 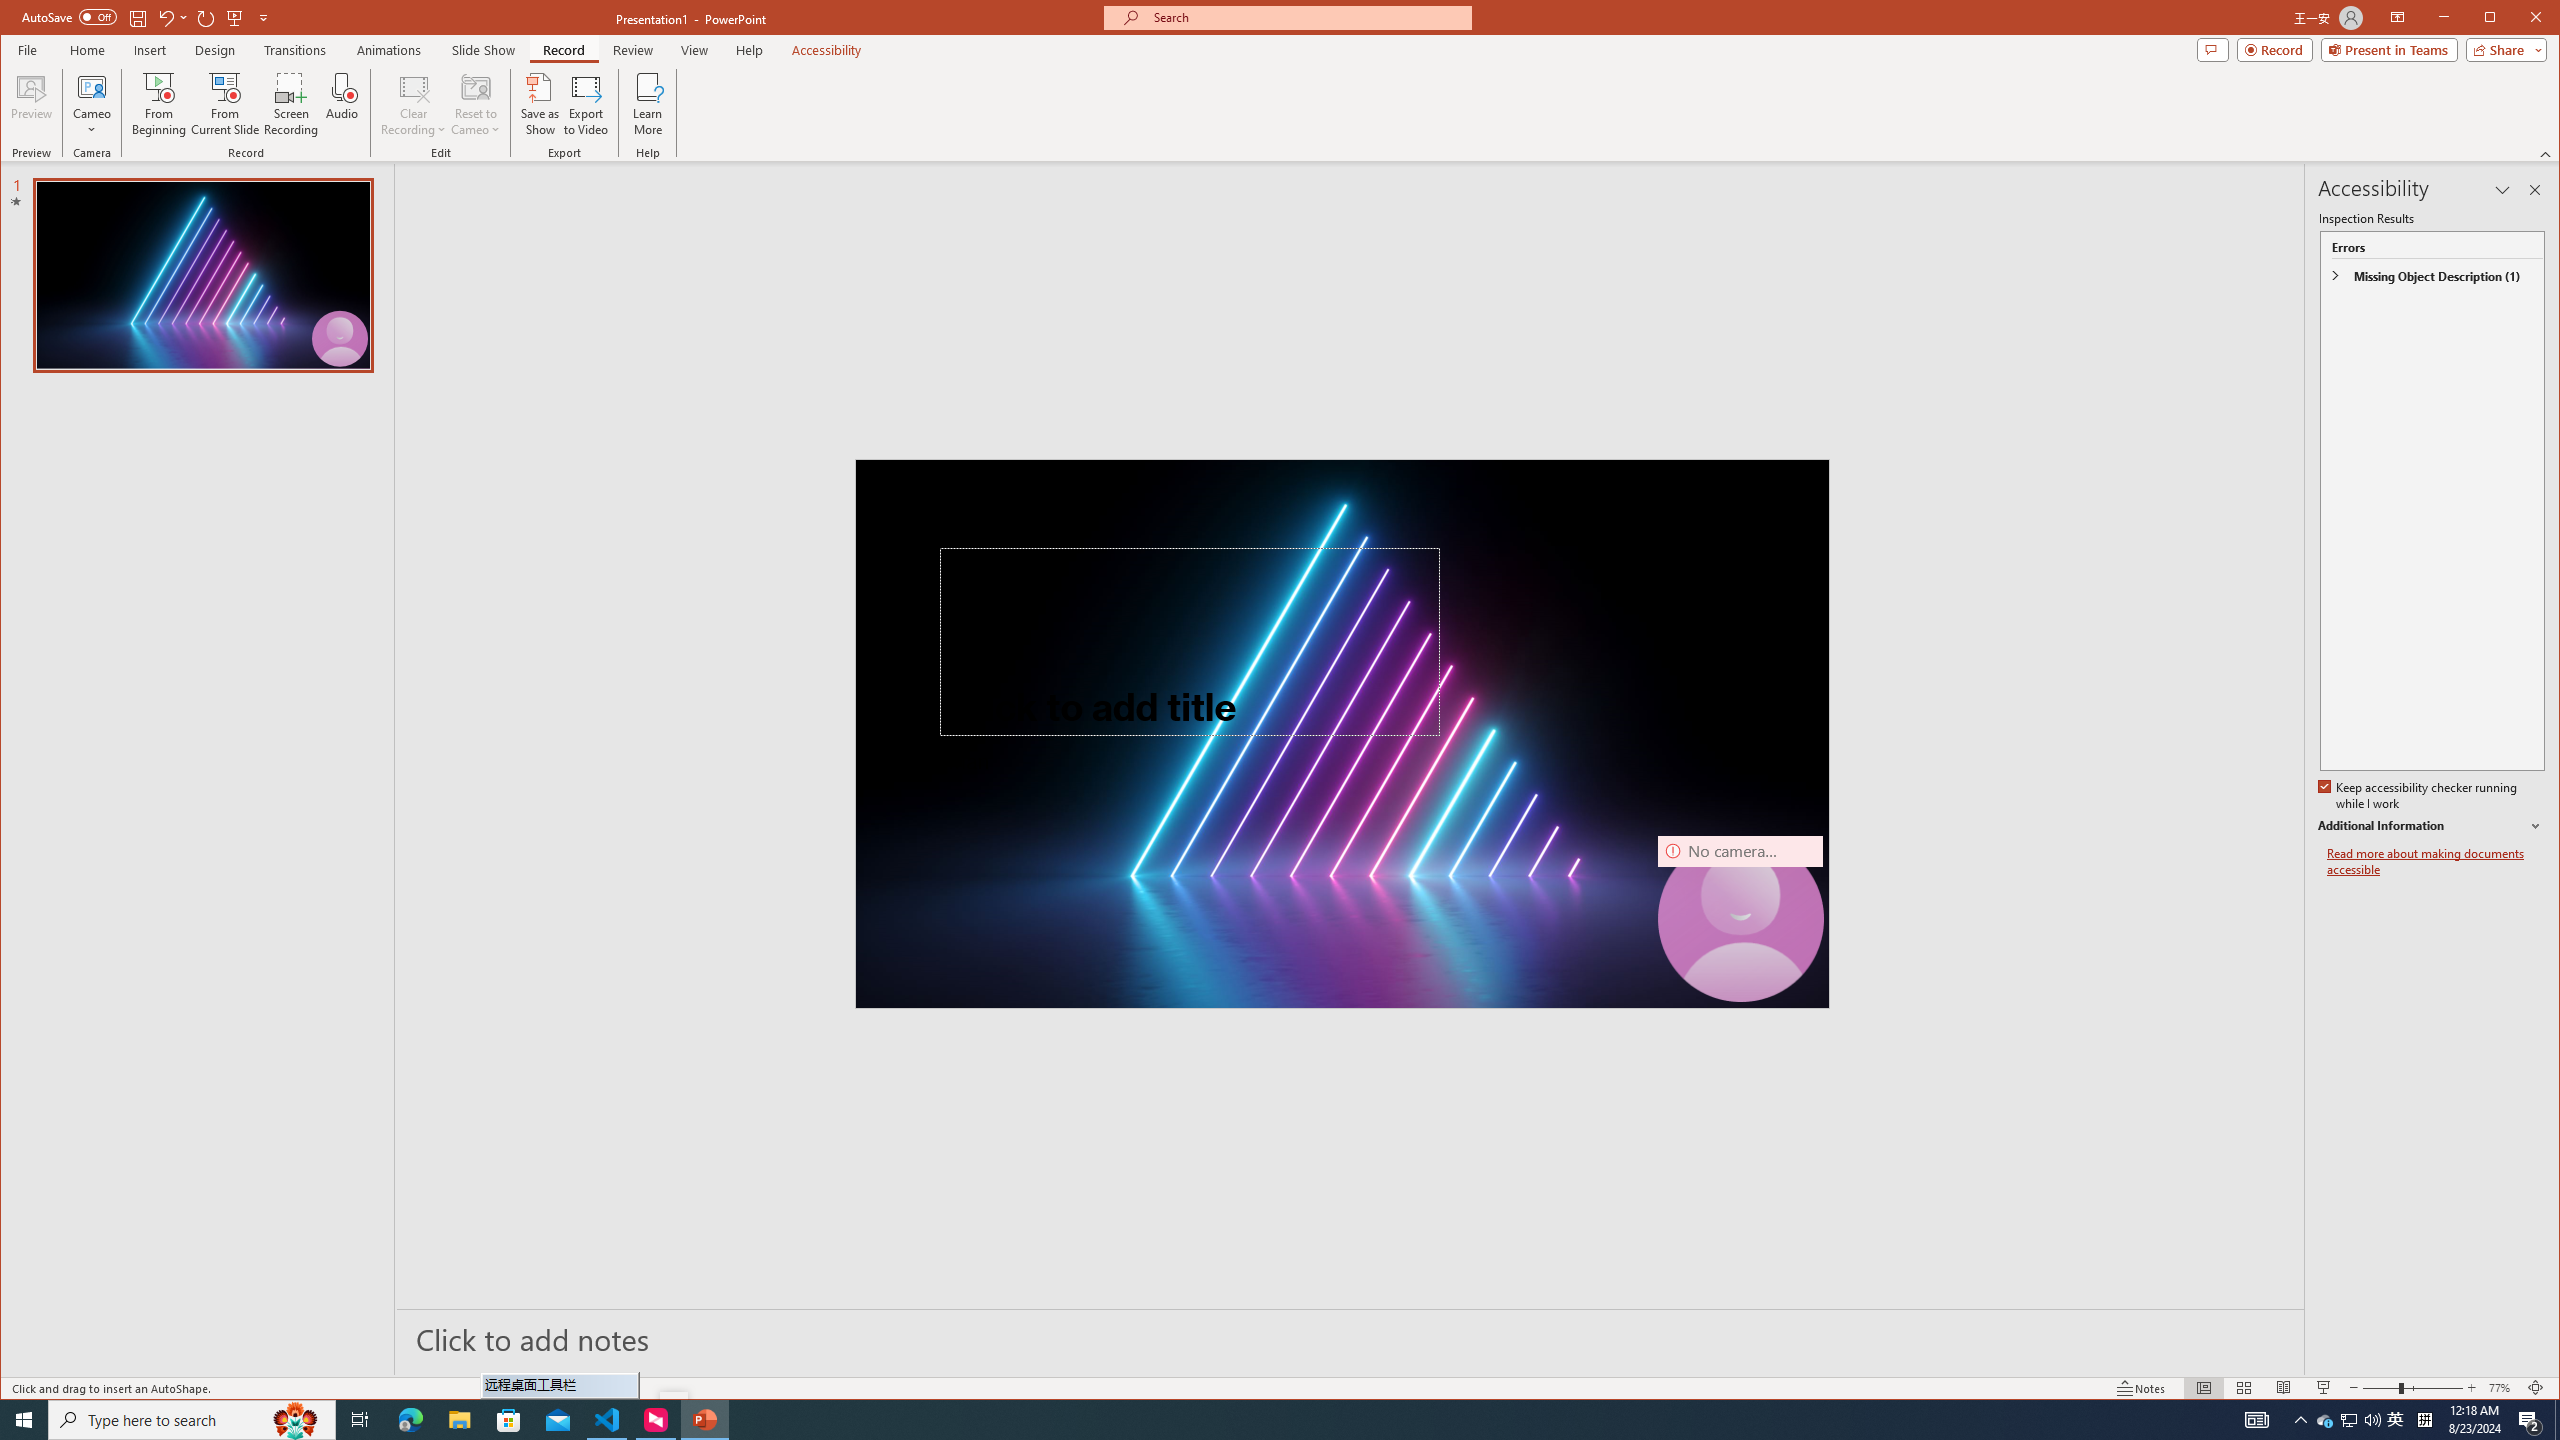 What do you see at coordinates (358, 1418) in the screenshot?
I see `'Task View'` at bounding box center [358, 1418].